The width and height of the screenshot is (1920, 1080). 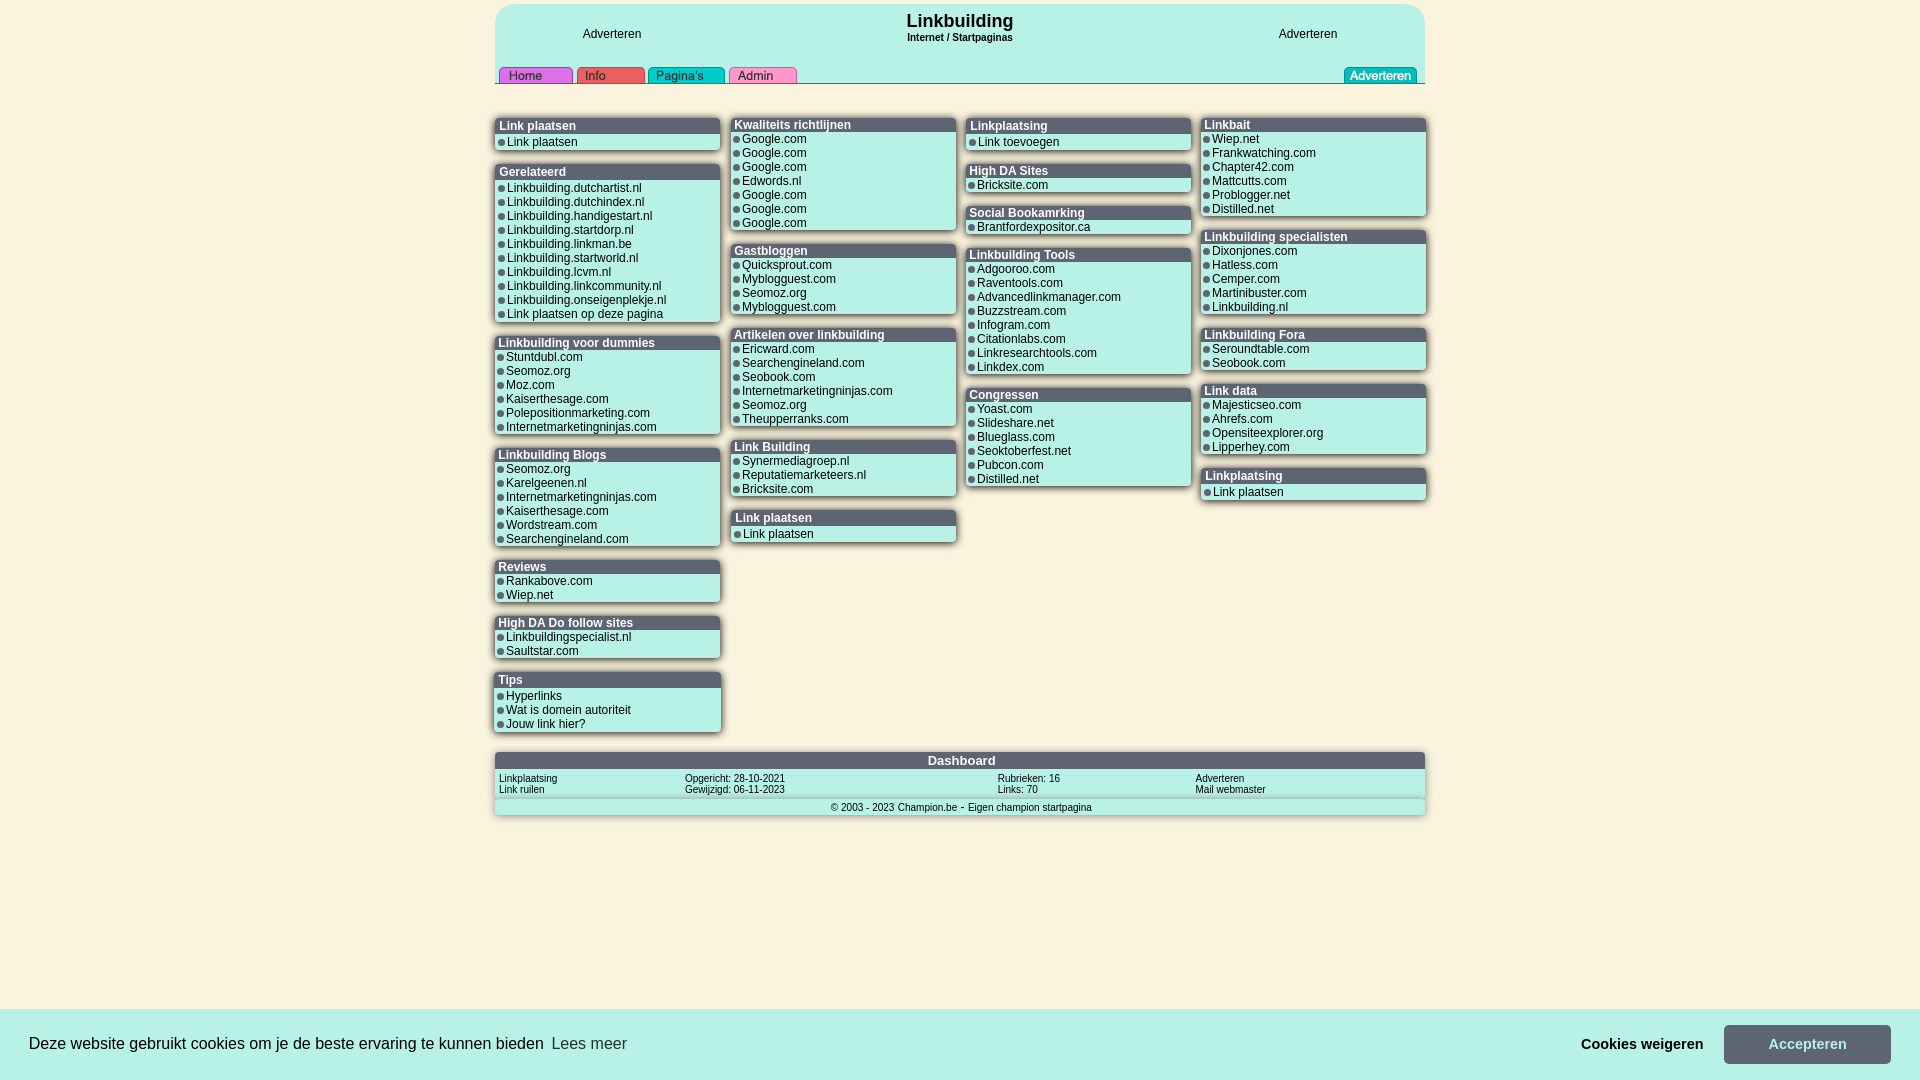 I want to click on 'Mail webmaster', so click(x=1229, y=788).